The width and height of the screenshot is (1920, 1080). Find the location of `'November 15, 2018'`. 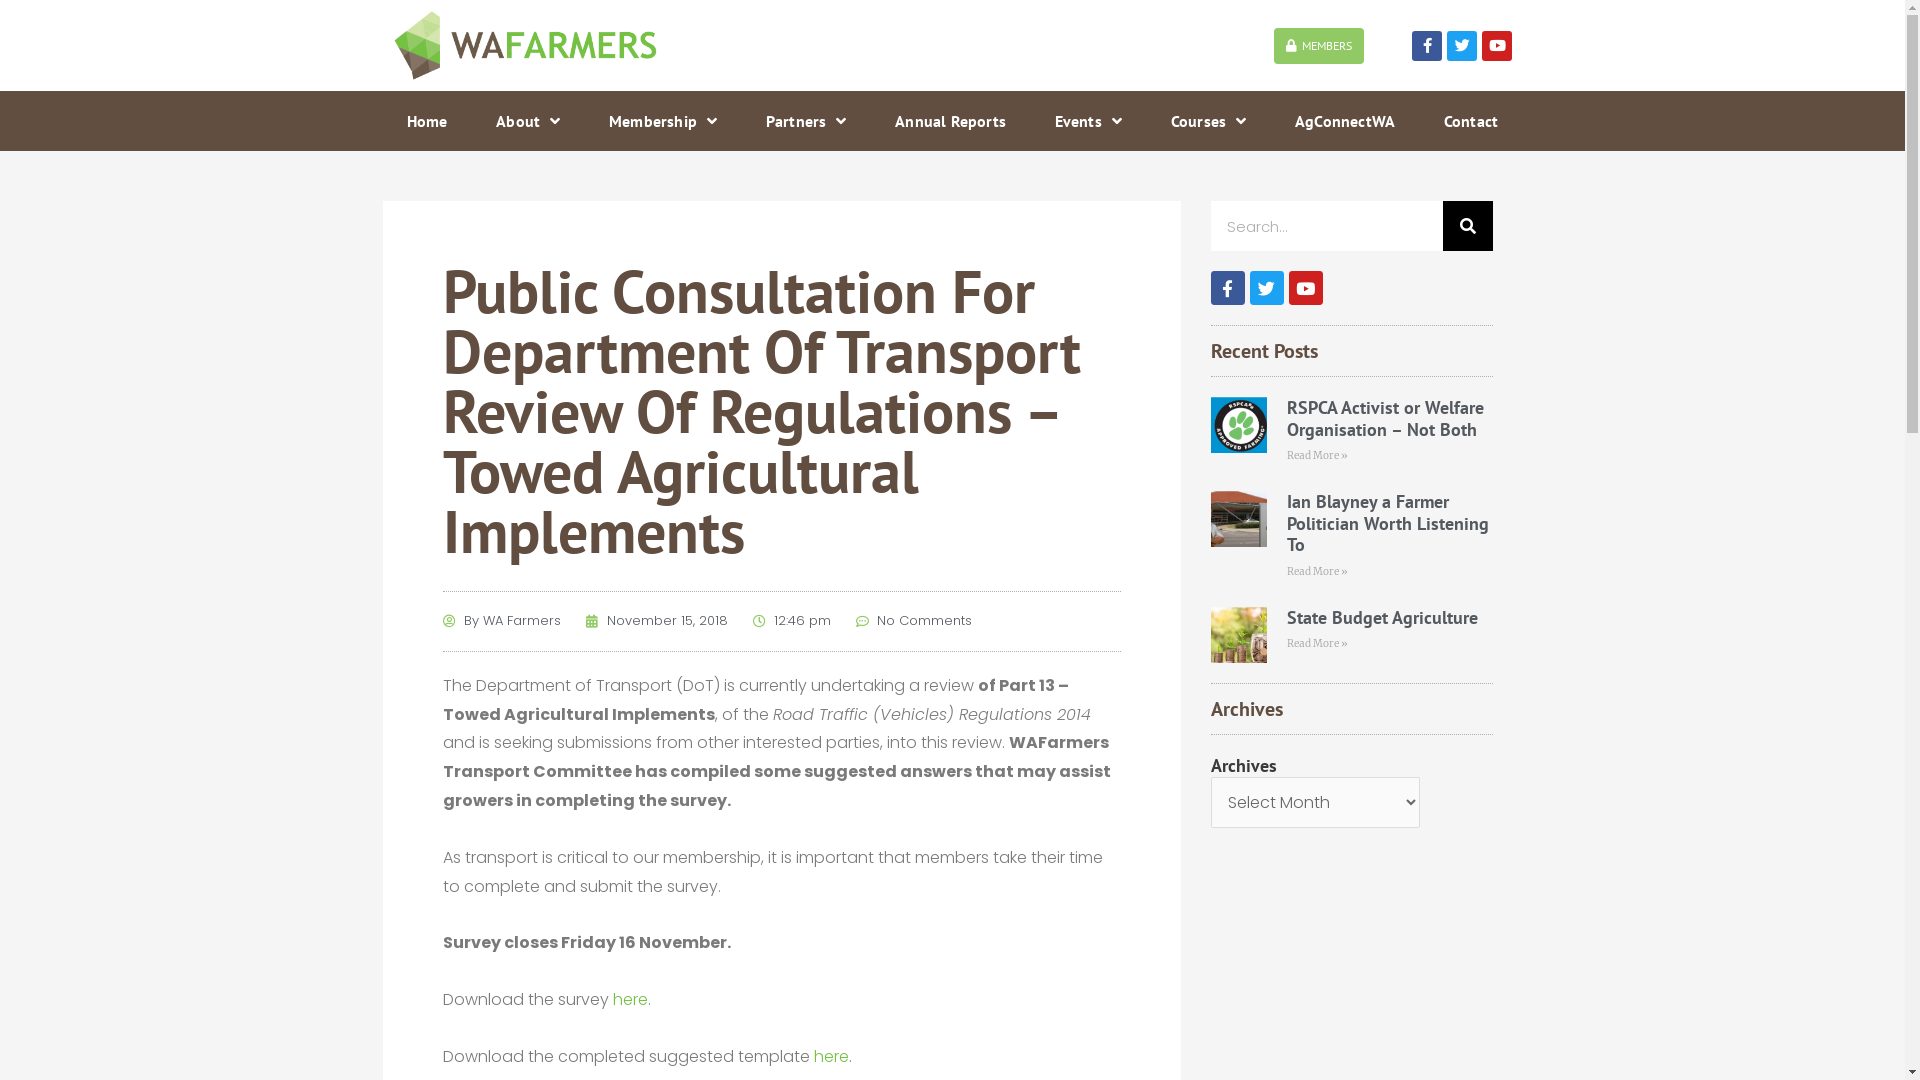

'November 15, 2018' is located at coordinates (657, 620).